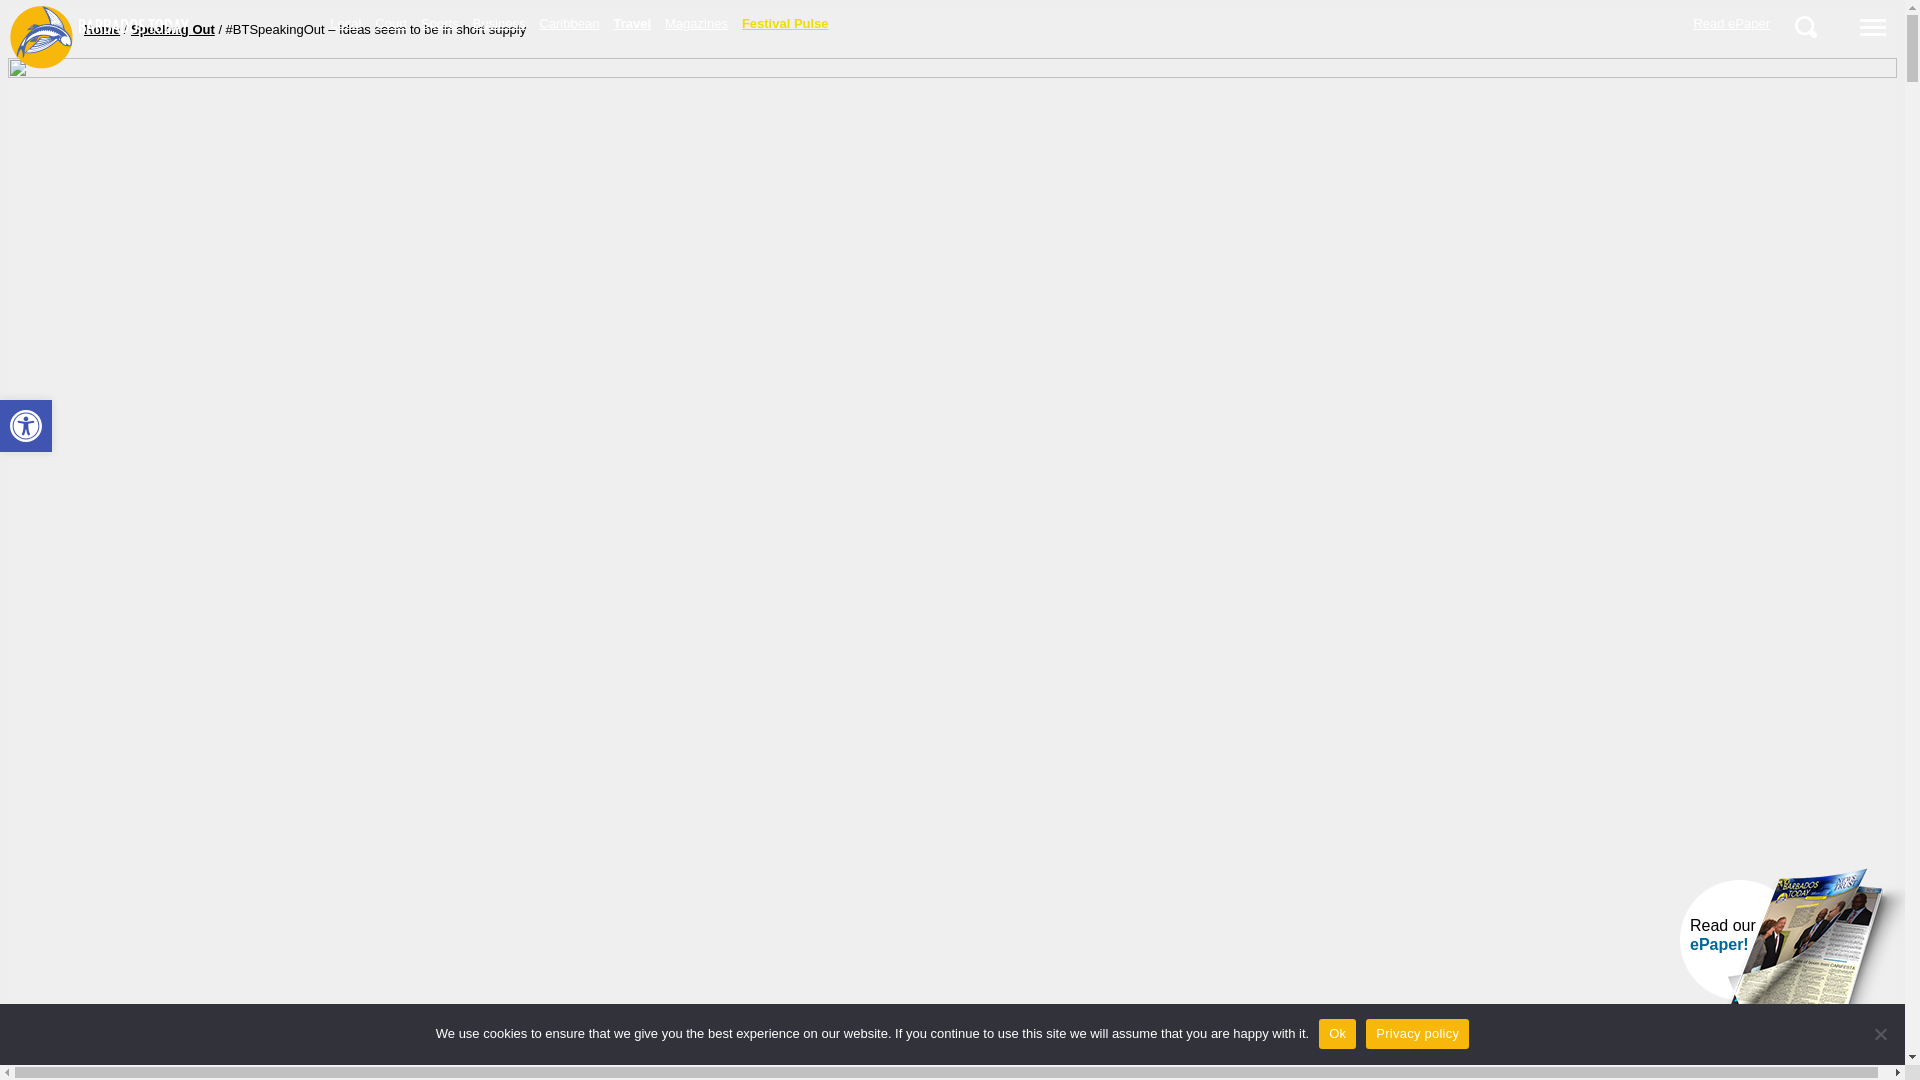 This screenshot has width=1920, height=1080. Describe the element at coordinates (733, 23) in the screenshot. I see `'Festival Pulse'` at that location.